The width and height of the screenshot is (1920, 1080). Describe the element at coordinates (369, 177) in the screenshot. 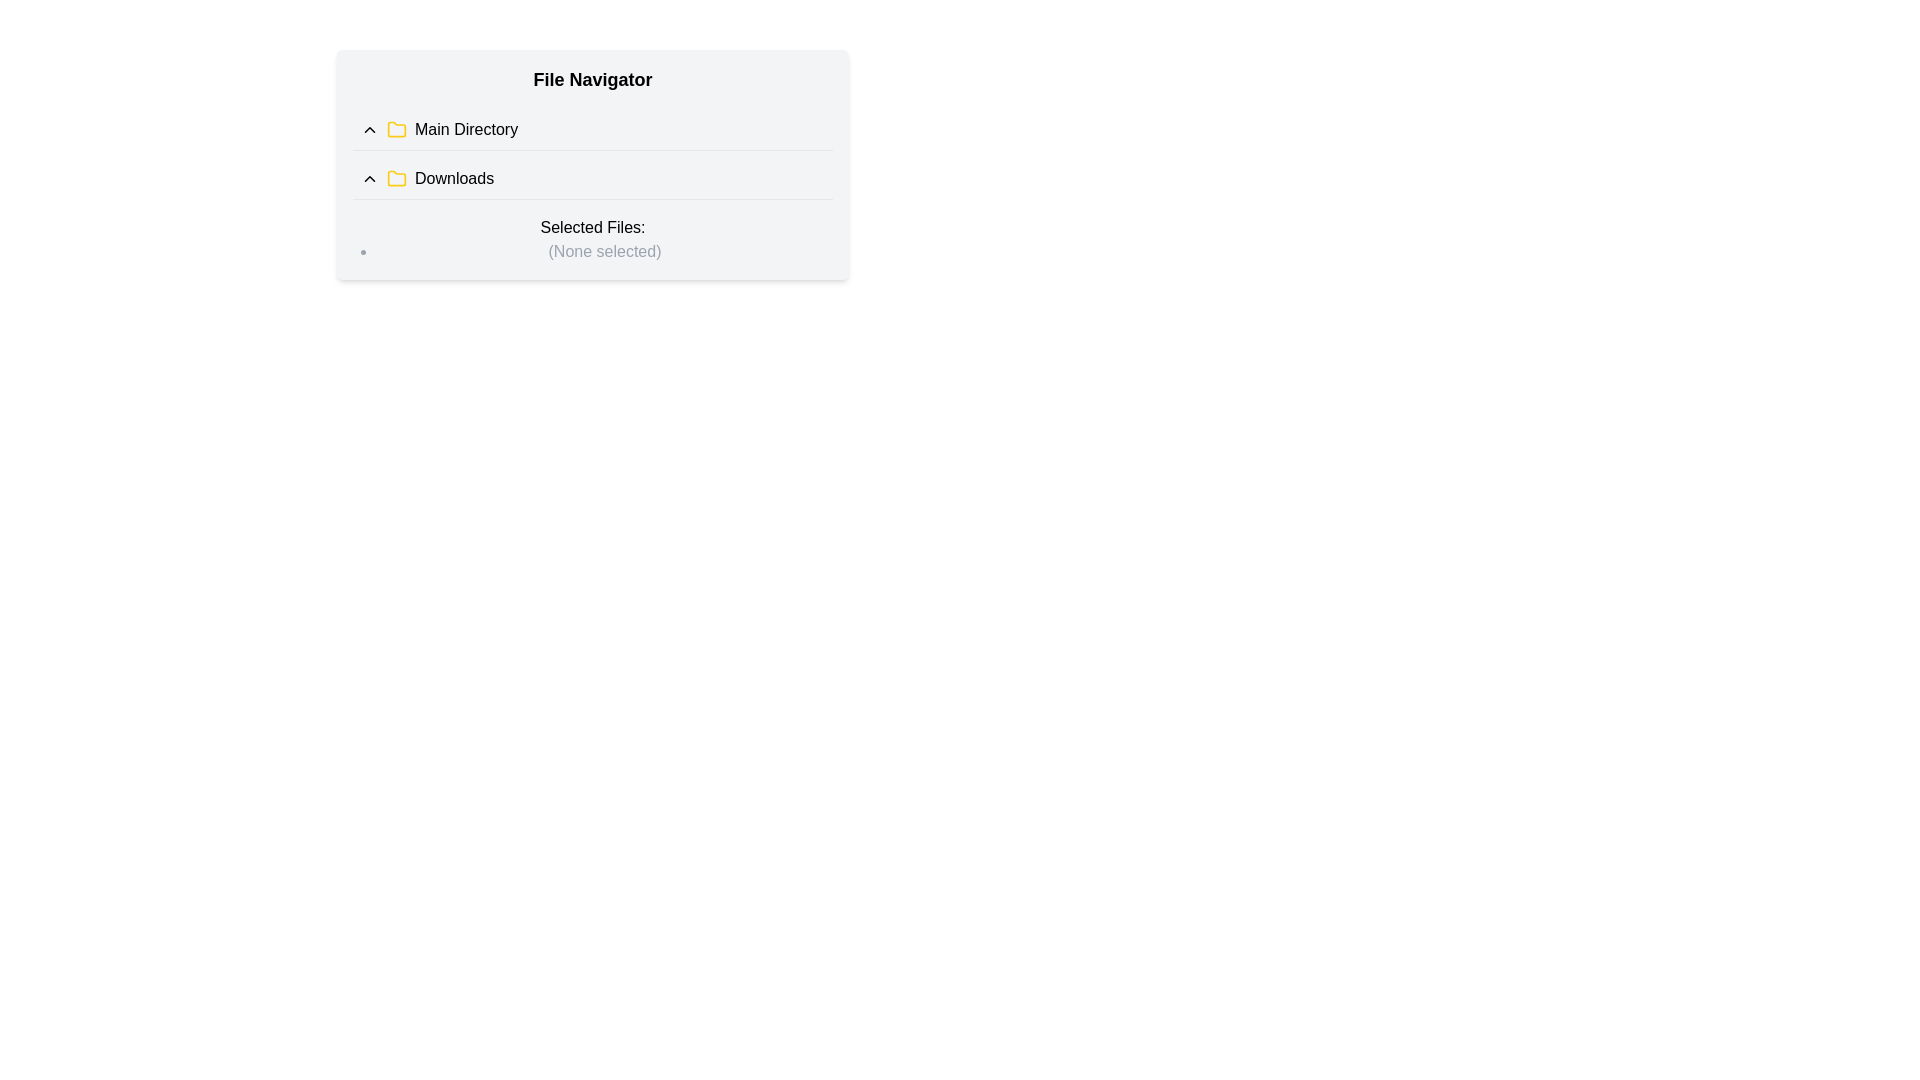

I see `the upward-pointing chevron icon located to the left of the 'Downloads' label` at that location.